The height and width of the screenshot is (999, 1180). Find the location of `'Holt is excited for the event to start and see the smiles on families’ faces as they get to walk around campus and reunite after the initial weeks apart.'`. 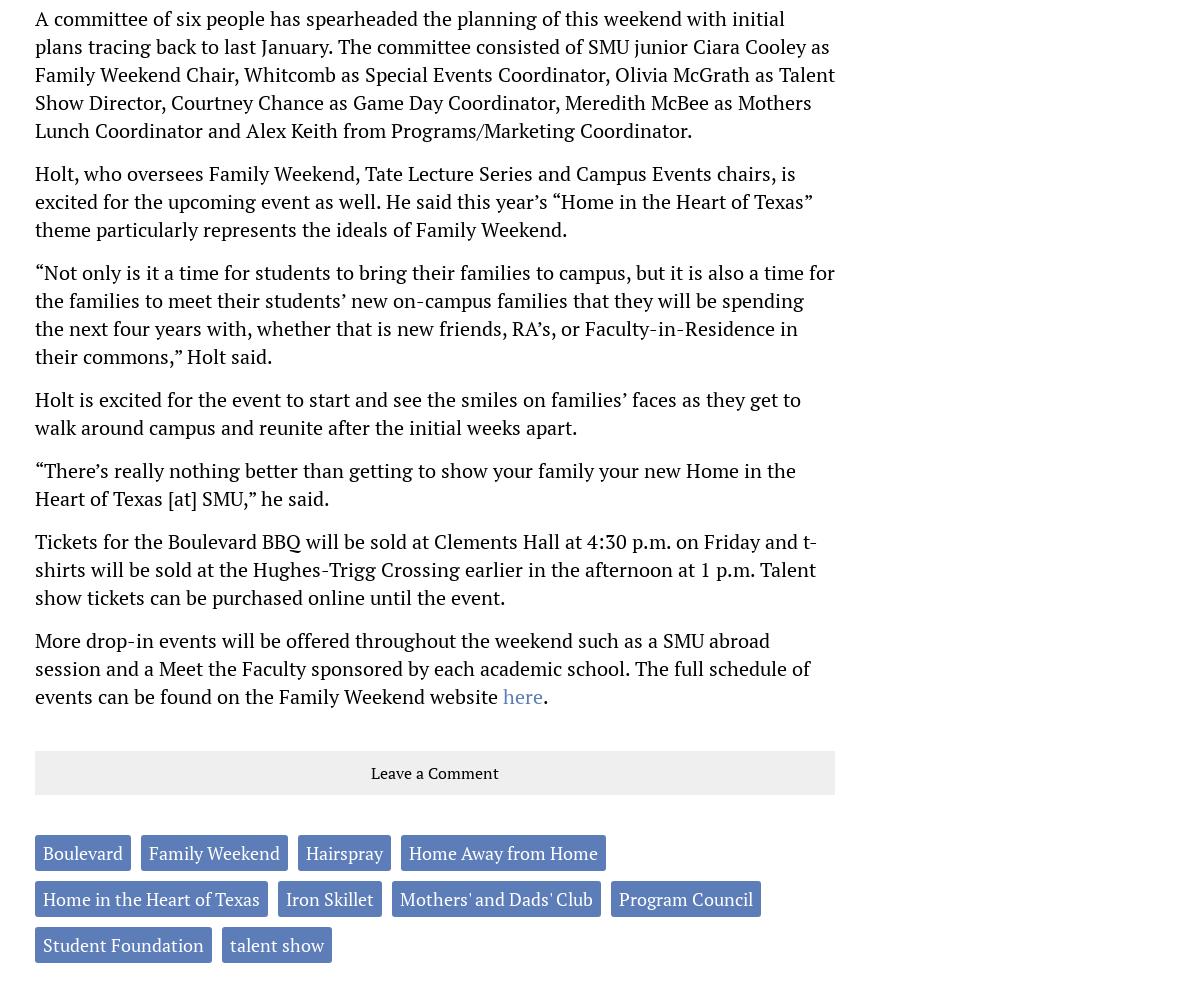

'Holt is excited for the event to start and see the smiles on families’ faces as they get to walk around campus and reunite after the initial weeks apart.' is located at coordinates (416, 411).